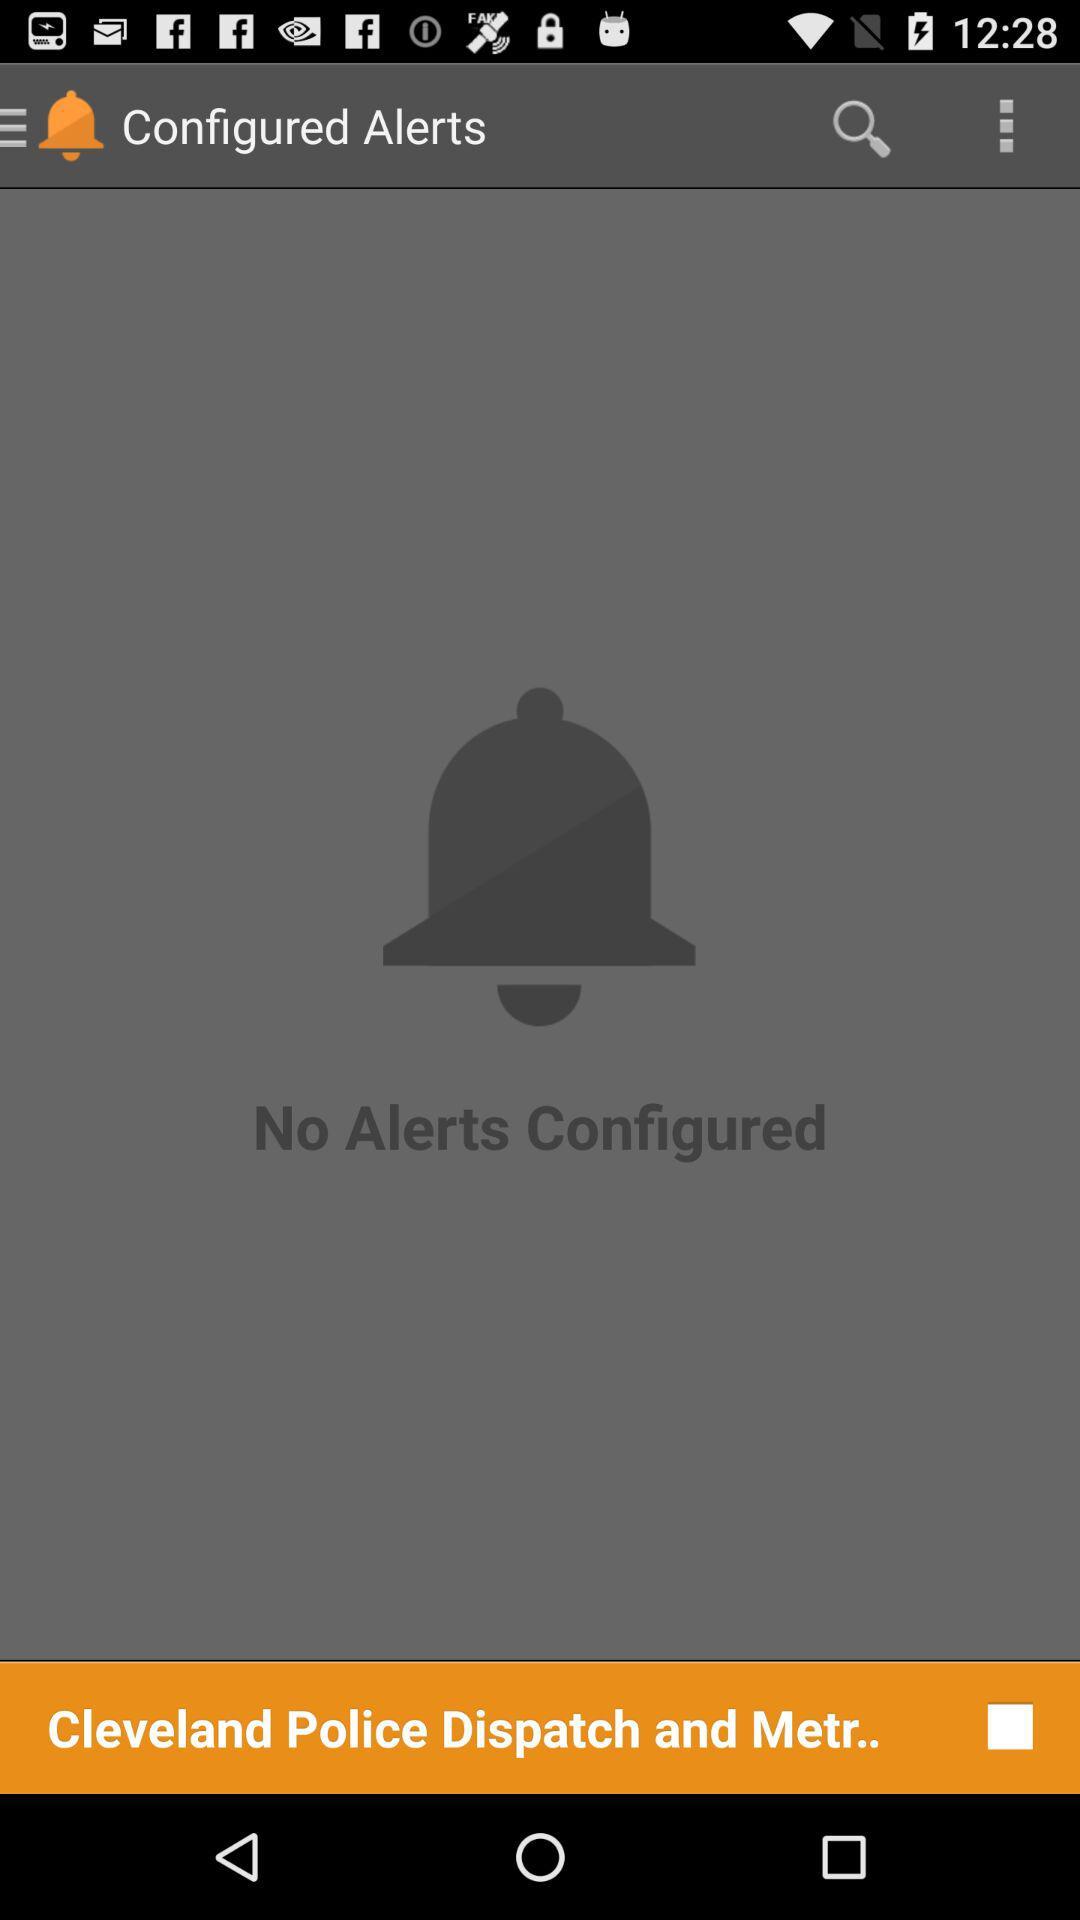  Describe the element at coordinates (465, 1725) in the screenshot. I see `item below the no alerts configured app` at that location.